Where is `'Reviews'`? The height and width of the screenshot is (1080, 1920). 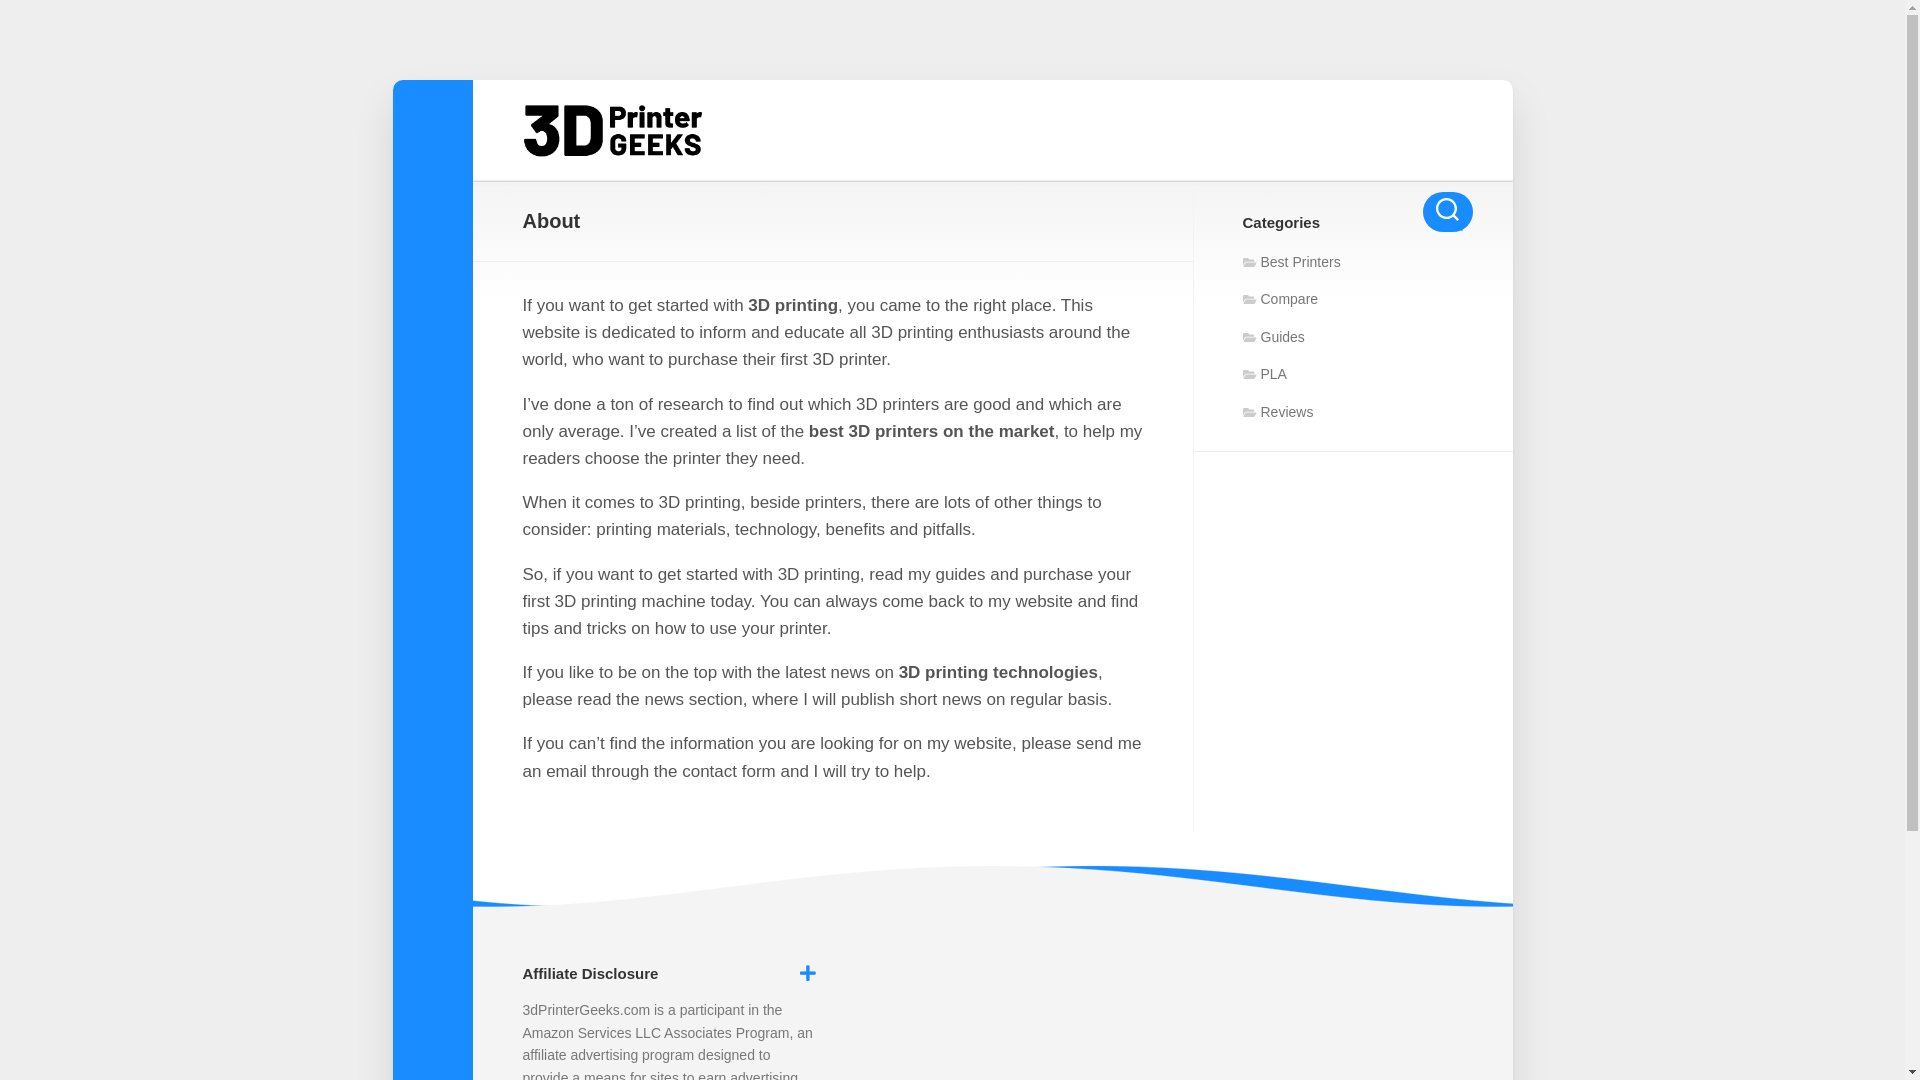
'Reviews' is located at coordinates (1276, 411).